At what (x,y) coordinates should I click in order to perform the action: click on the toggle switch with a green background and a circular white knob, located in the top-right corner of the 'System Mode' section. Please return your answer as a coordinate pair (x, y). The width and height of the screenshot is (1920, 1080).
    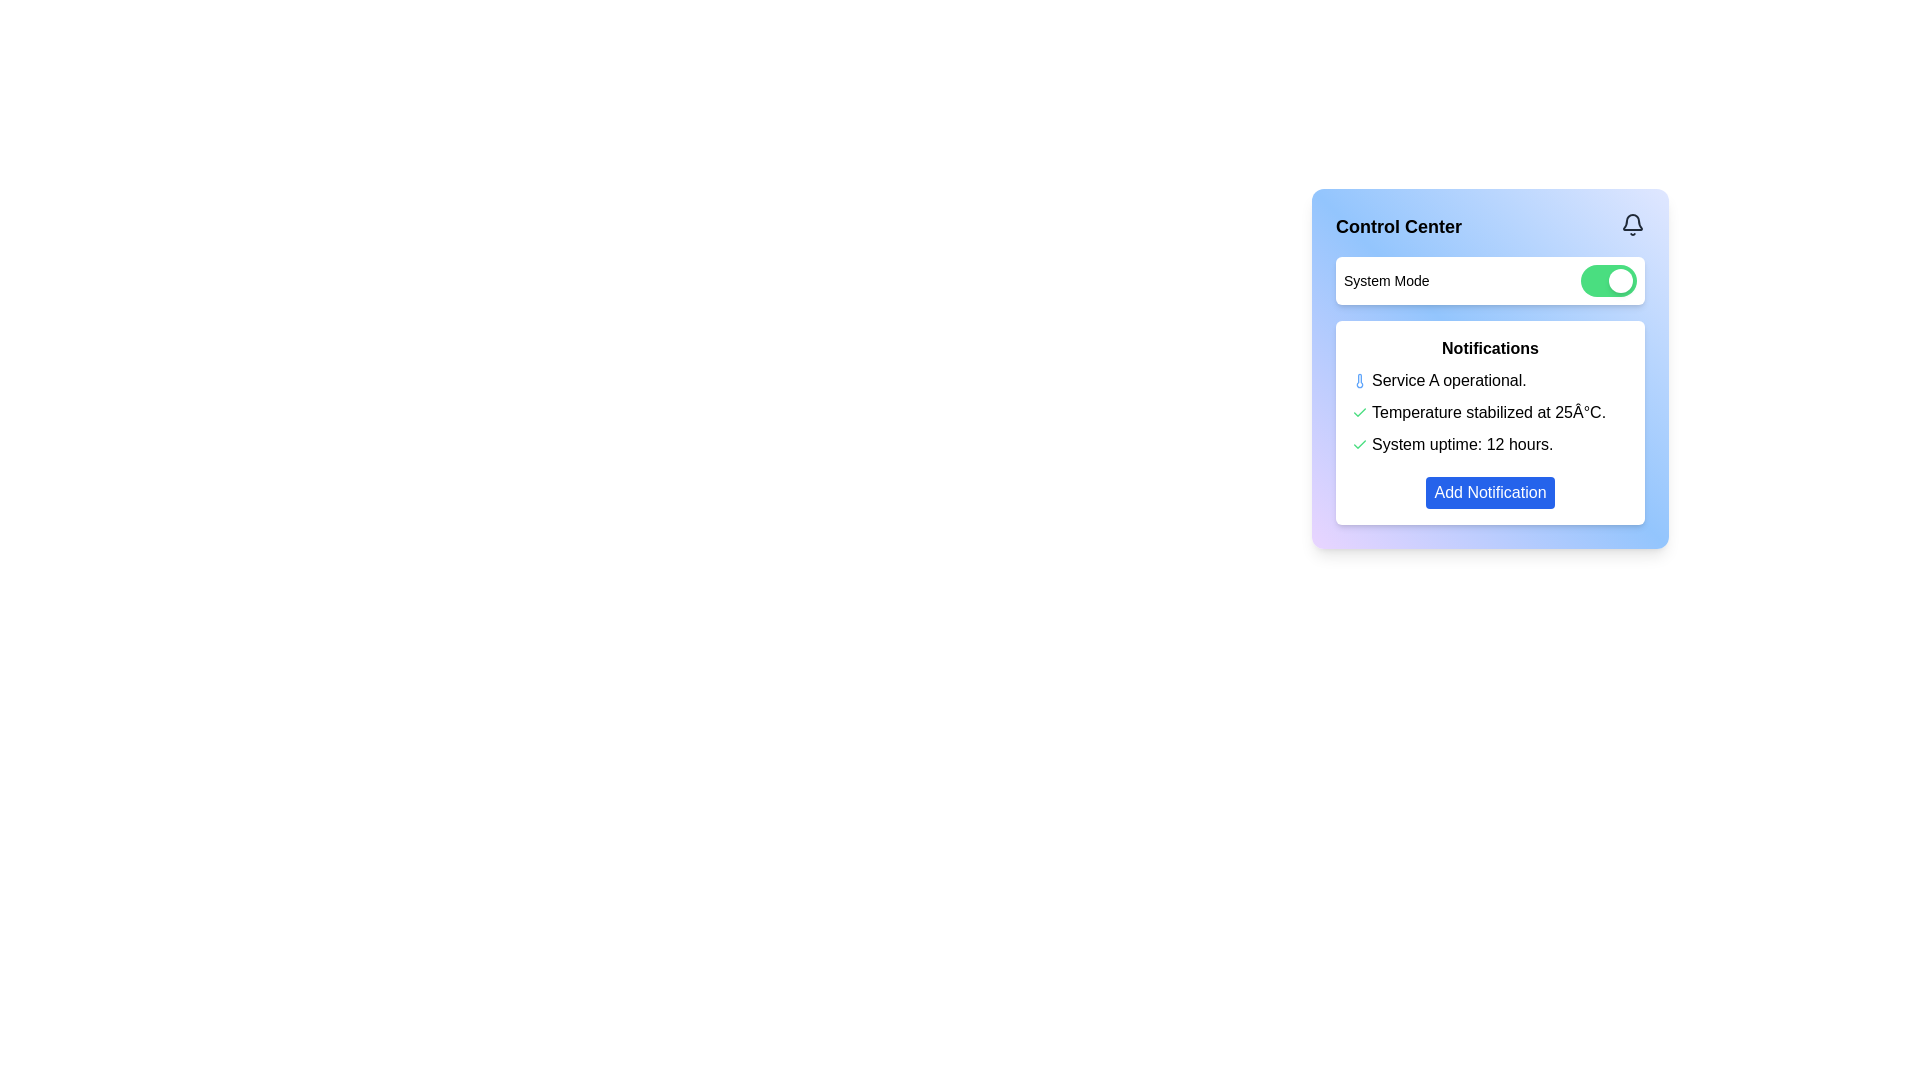
    Looking at the image, I should click on (1608, 281).